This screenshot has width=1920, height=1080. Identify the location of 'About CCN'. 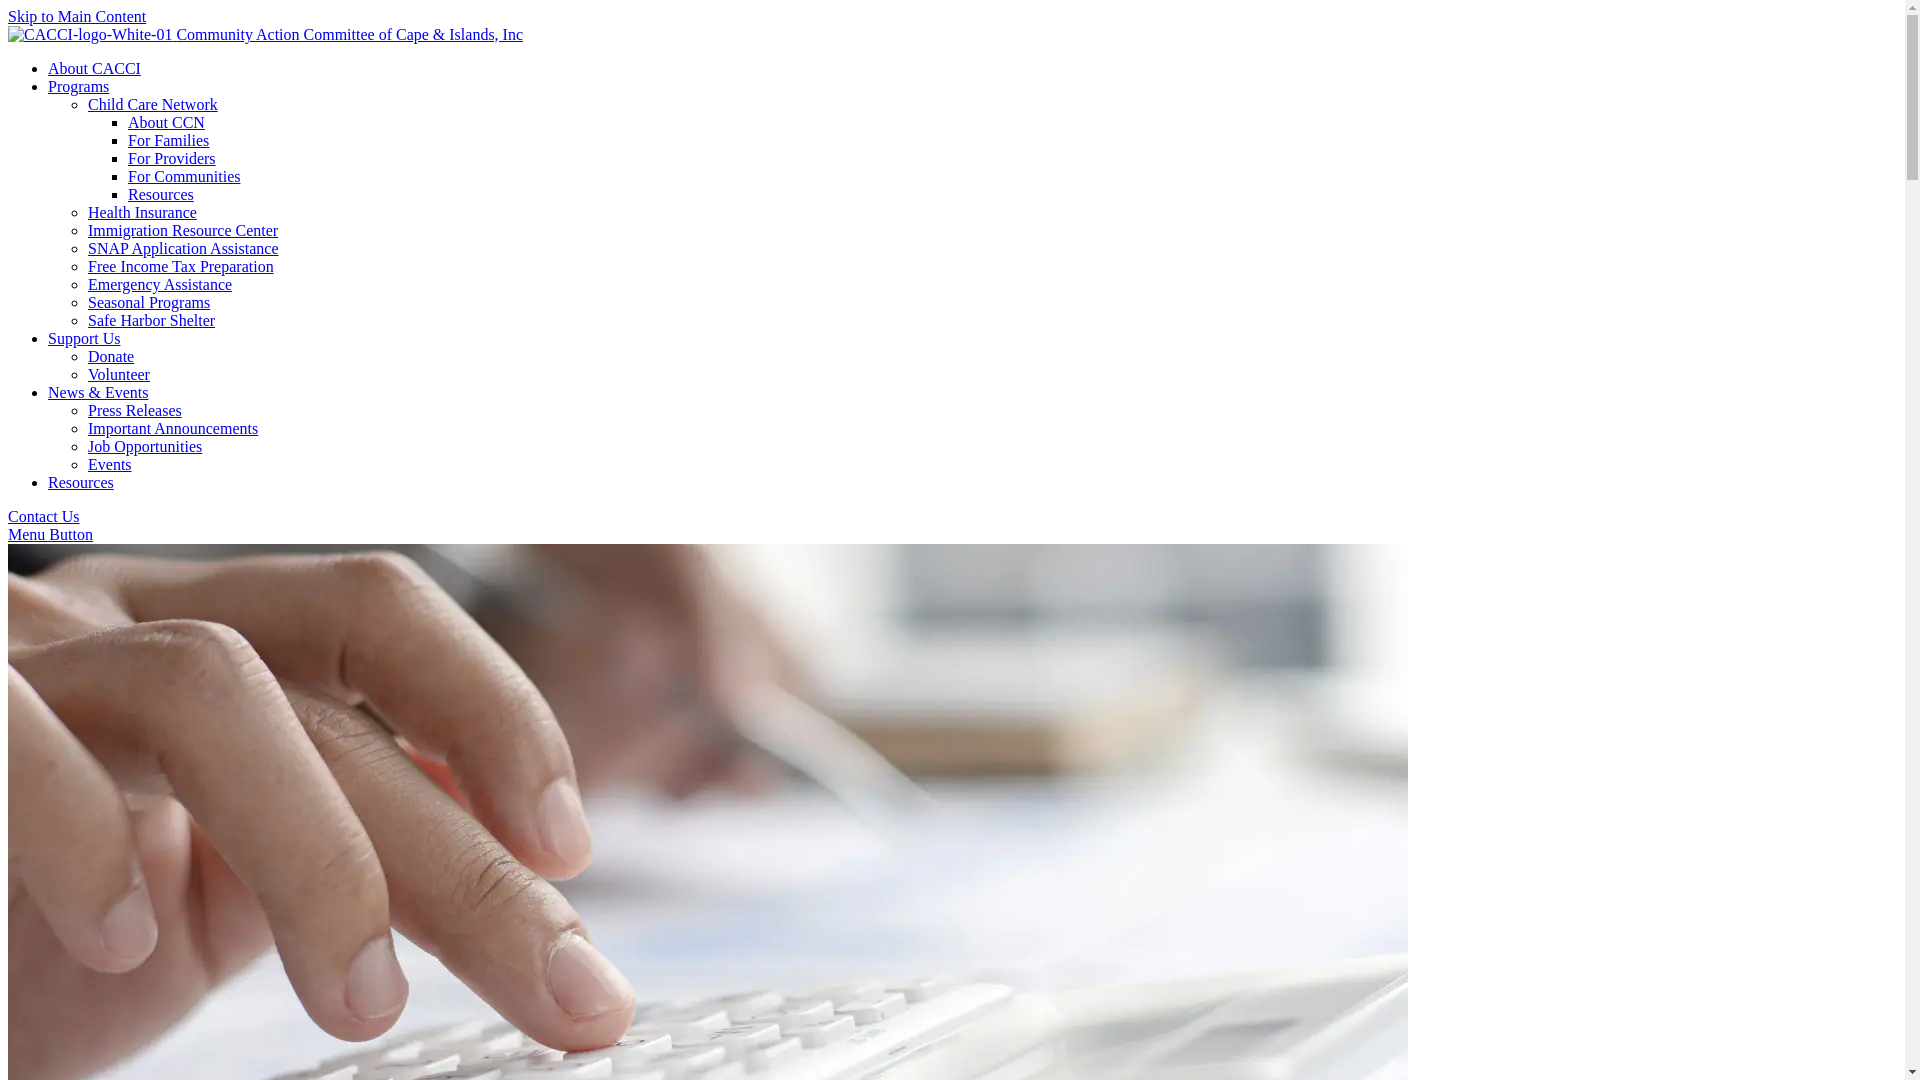
(166, 122).